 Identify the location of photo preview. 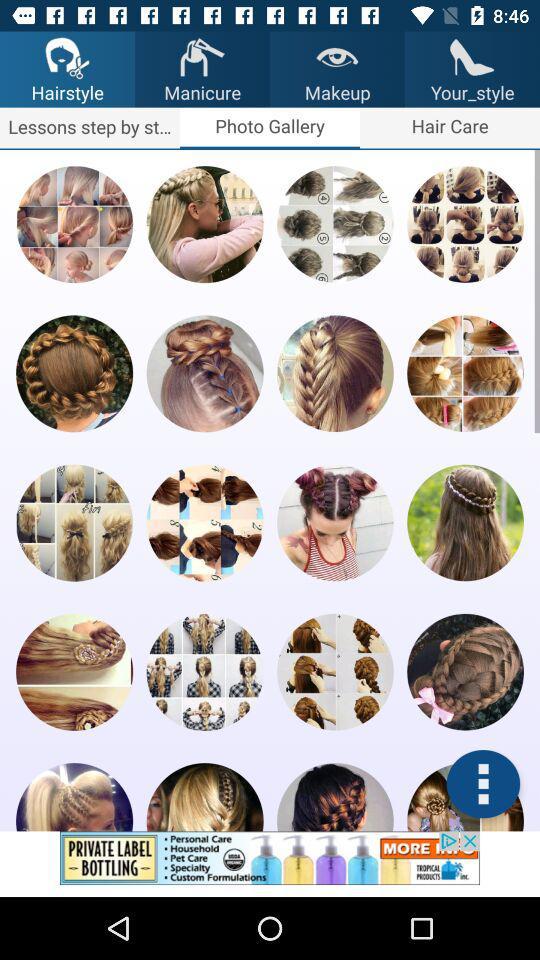
(465, 521).